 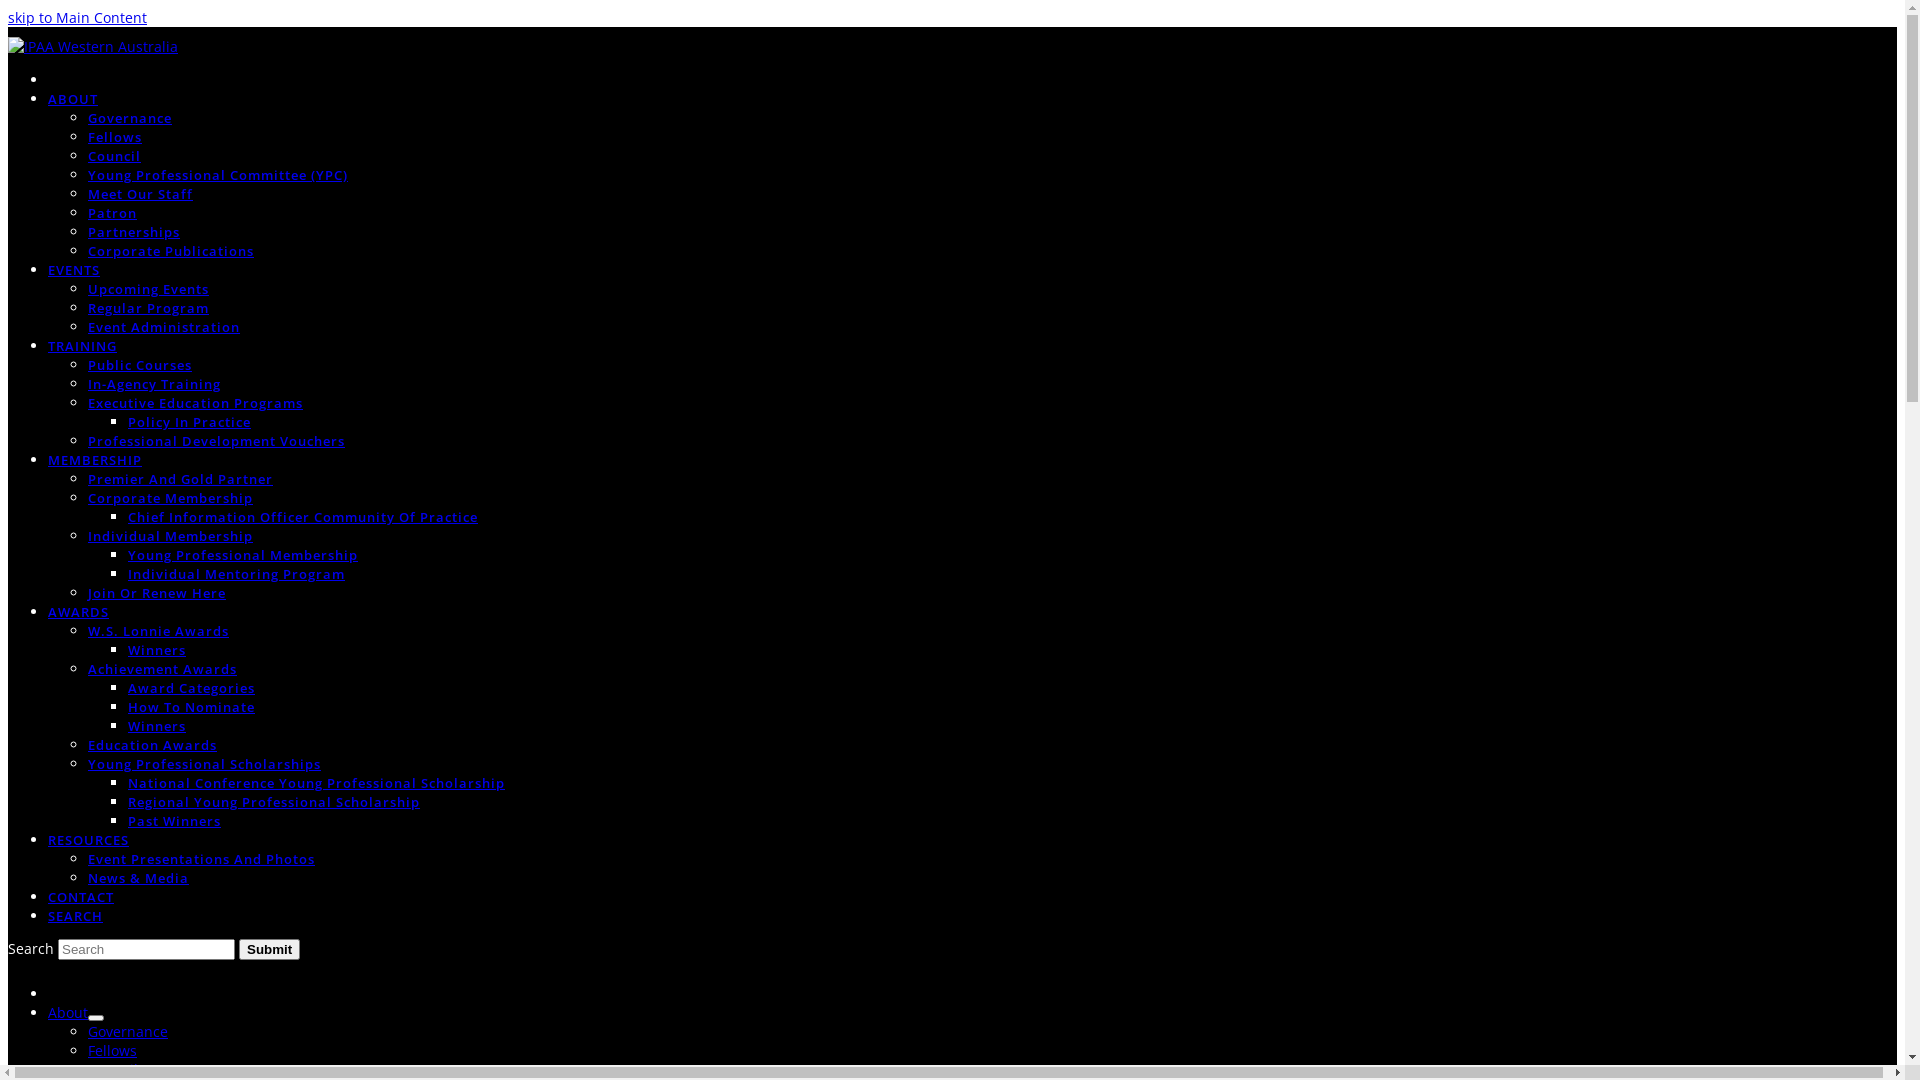 What do you see at coordinates (113, 154) in the screenshot?
I see `'Council'` at bounding box center [113, 154].